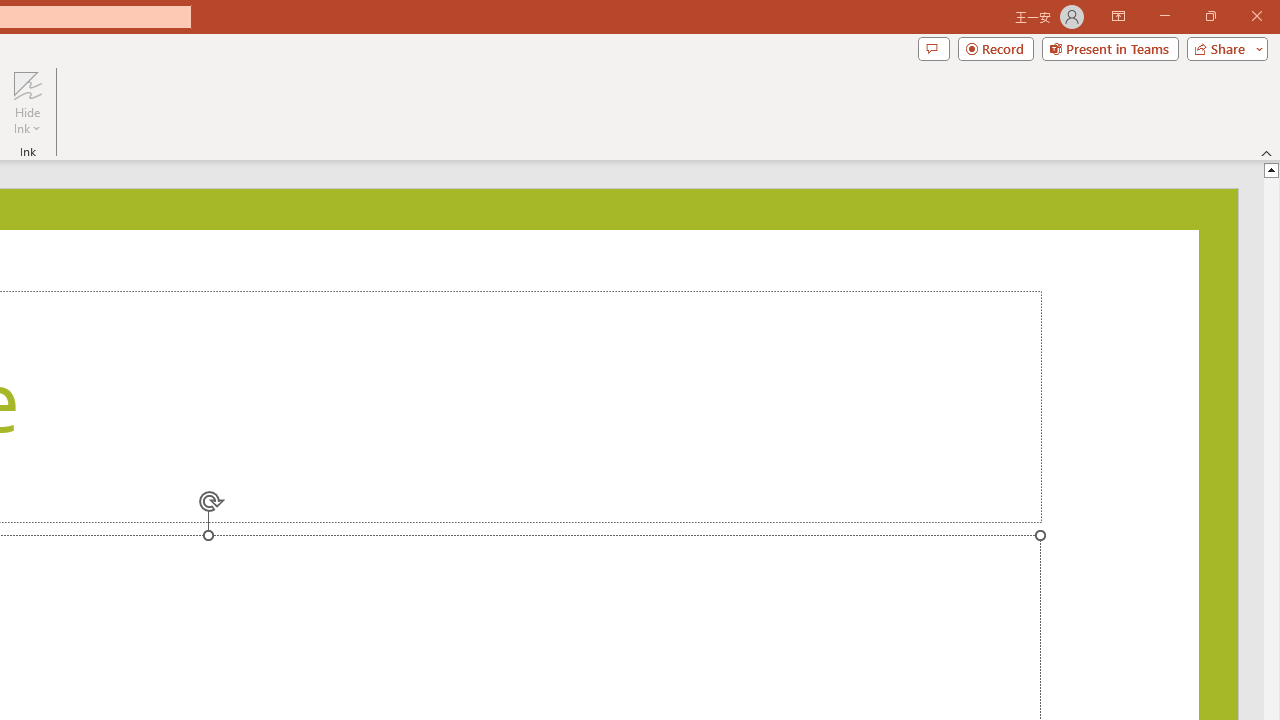 The width and height of the screenshot is (1280, 720). I want to click on 'Hide Ink', so click(27, 103).